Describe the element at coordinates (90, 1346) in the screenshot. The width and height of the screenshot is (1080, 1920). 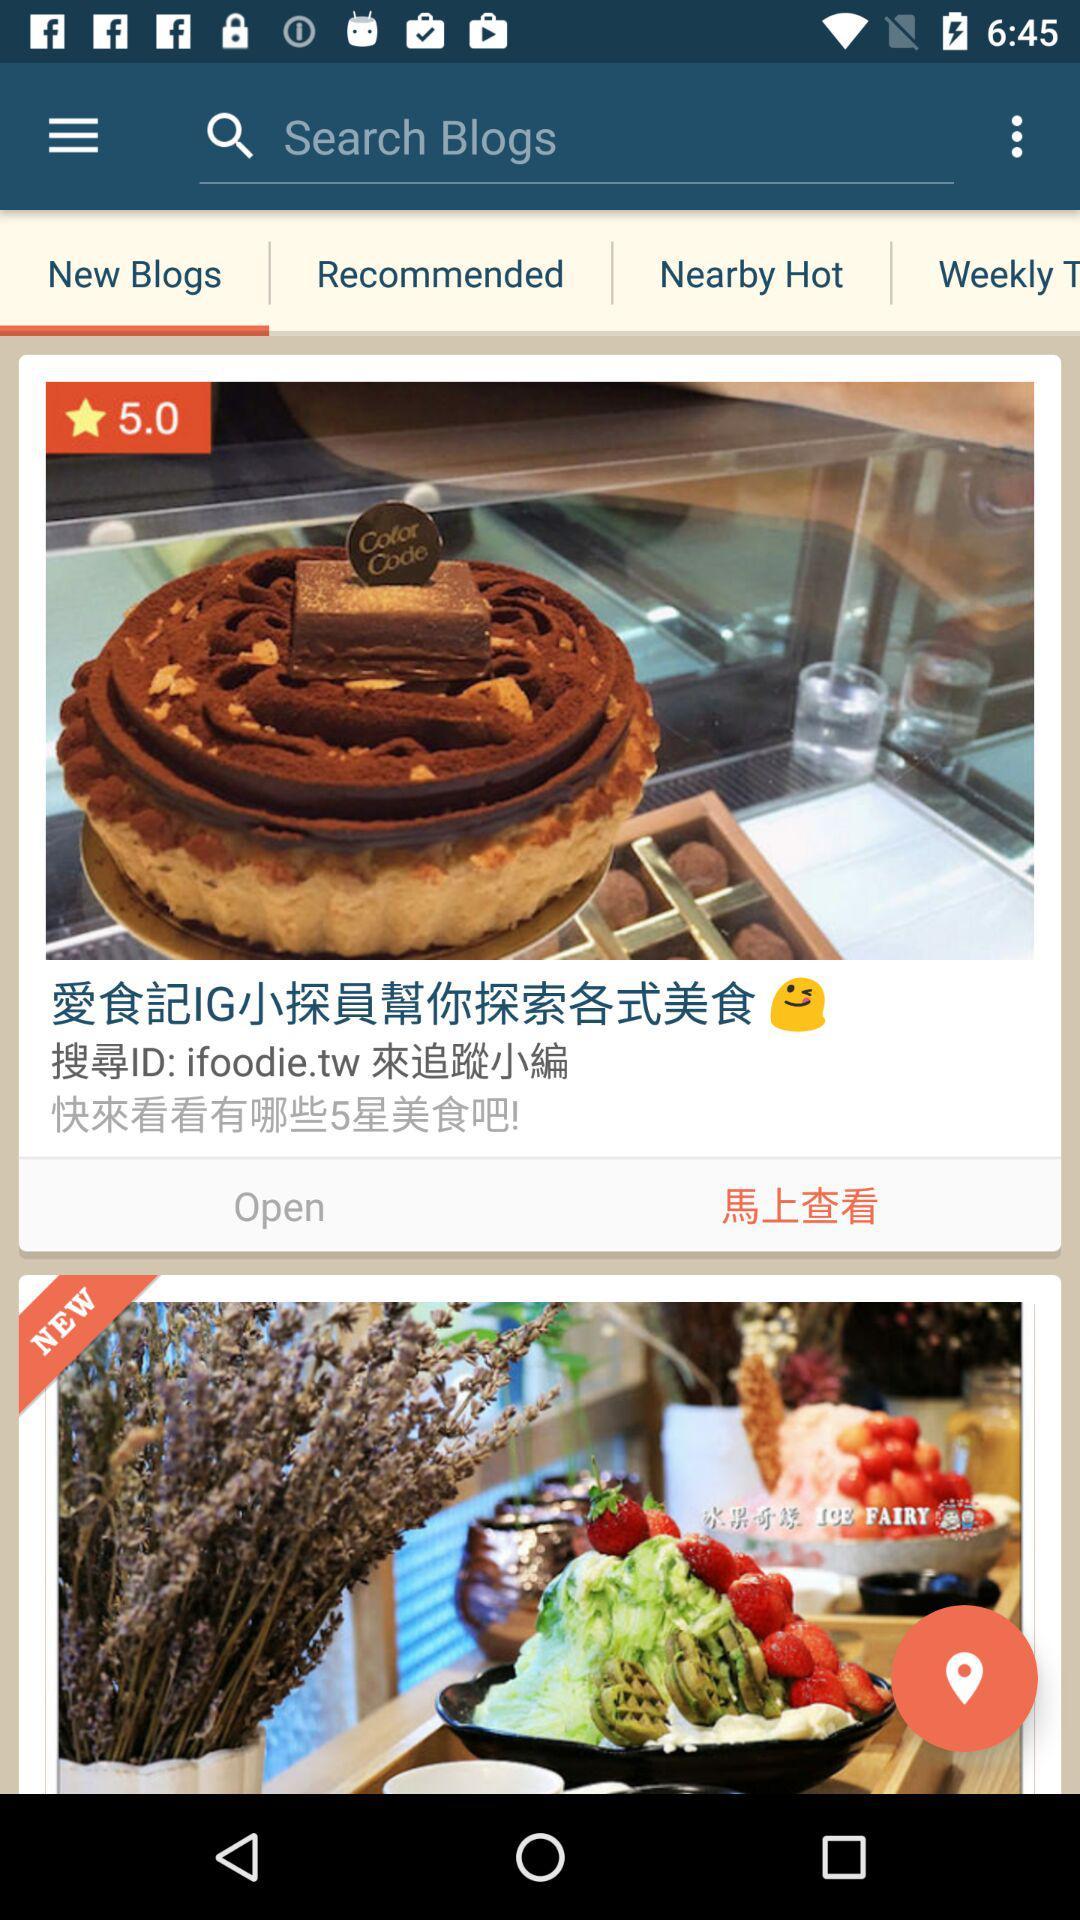
I see `the text which is at the top left corner in the second image from the top` at that location.